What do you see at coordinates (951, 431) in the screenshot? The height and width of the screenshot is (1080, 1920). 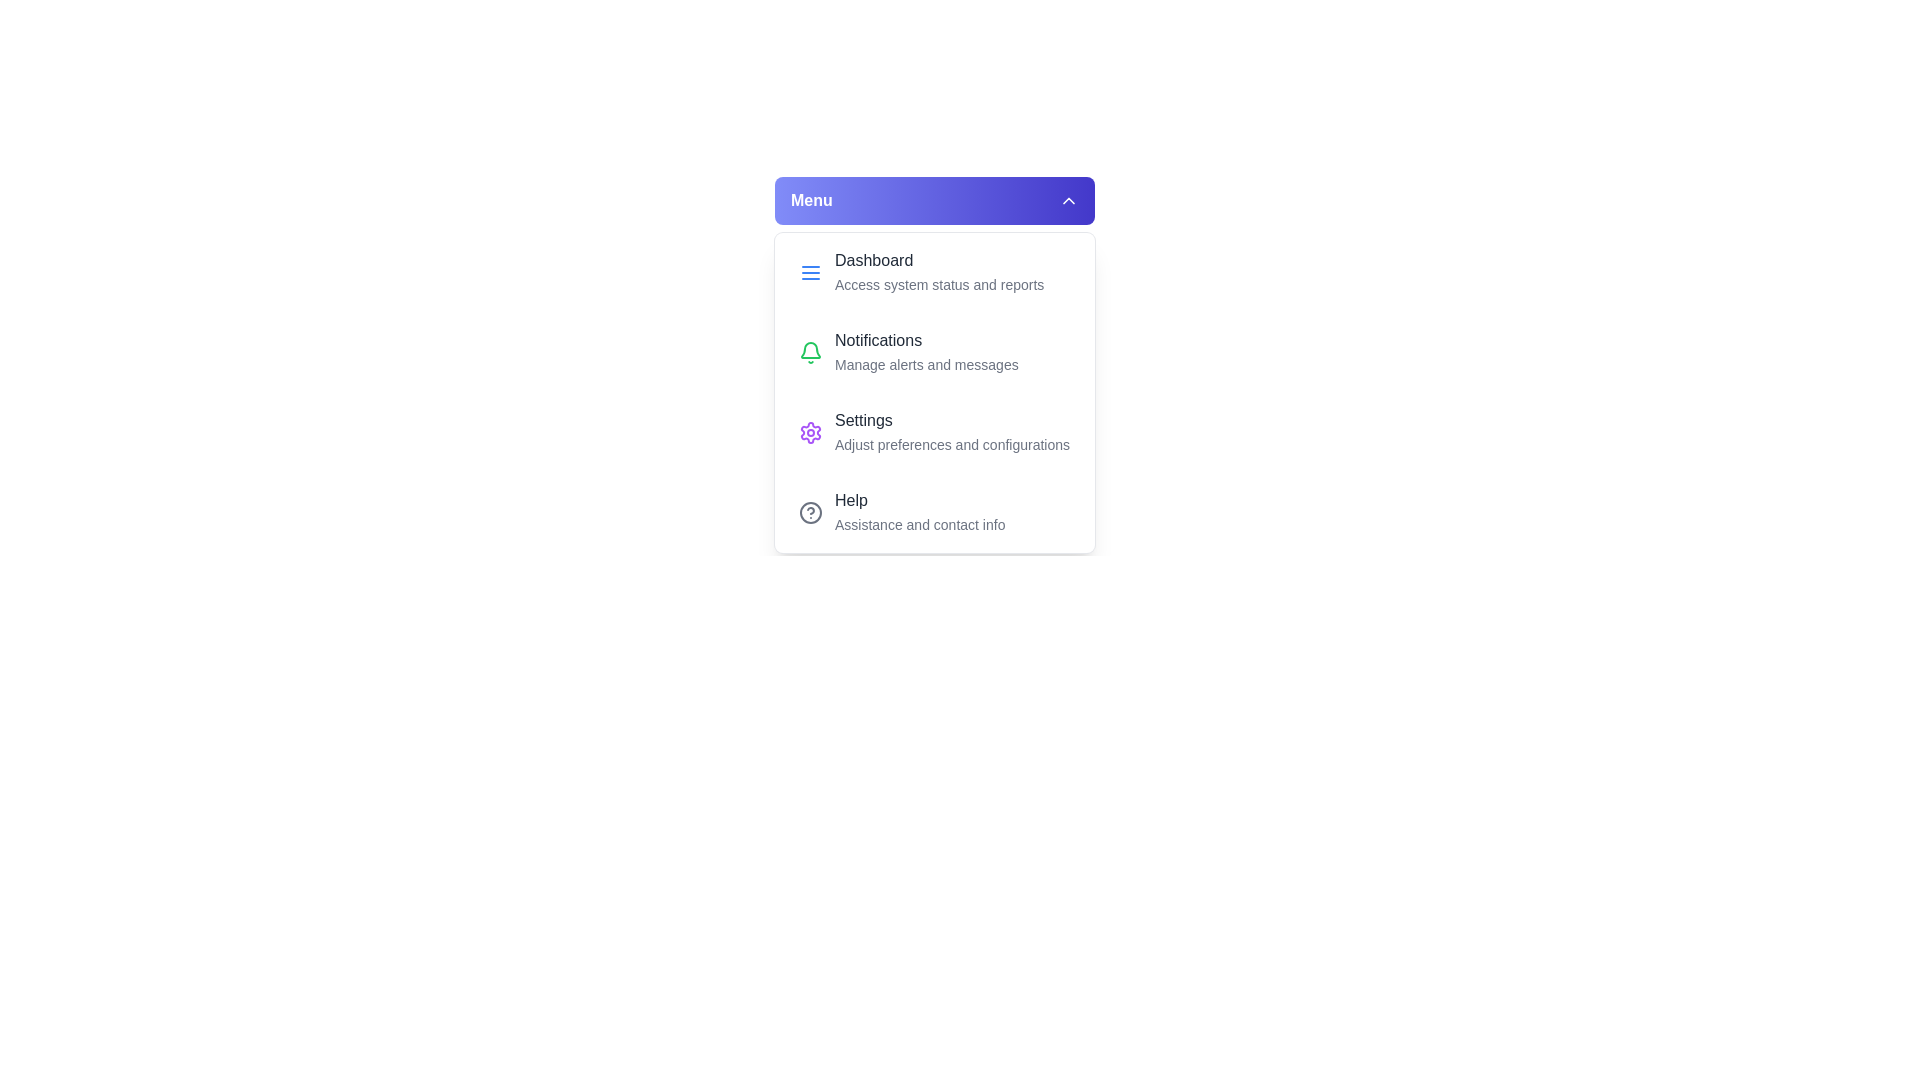 I see `the third clickable text-based navigation menu entry that allows access to the settings page, located between the 'Notifications' and 'Help' menu items` at bounding box center [951, 431].